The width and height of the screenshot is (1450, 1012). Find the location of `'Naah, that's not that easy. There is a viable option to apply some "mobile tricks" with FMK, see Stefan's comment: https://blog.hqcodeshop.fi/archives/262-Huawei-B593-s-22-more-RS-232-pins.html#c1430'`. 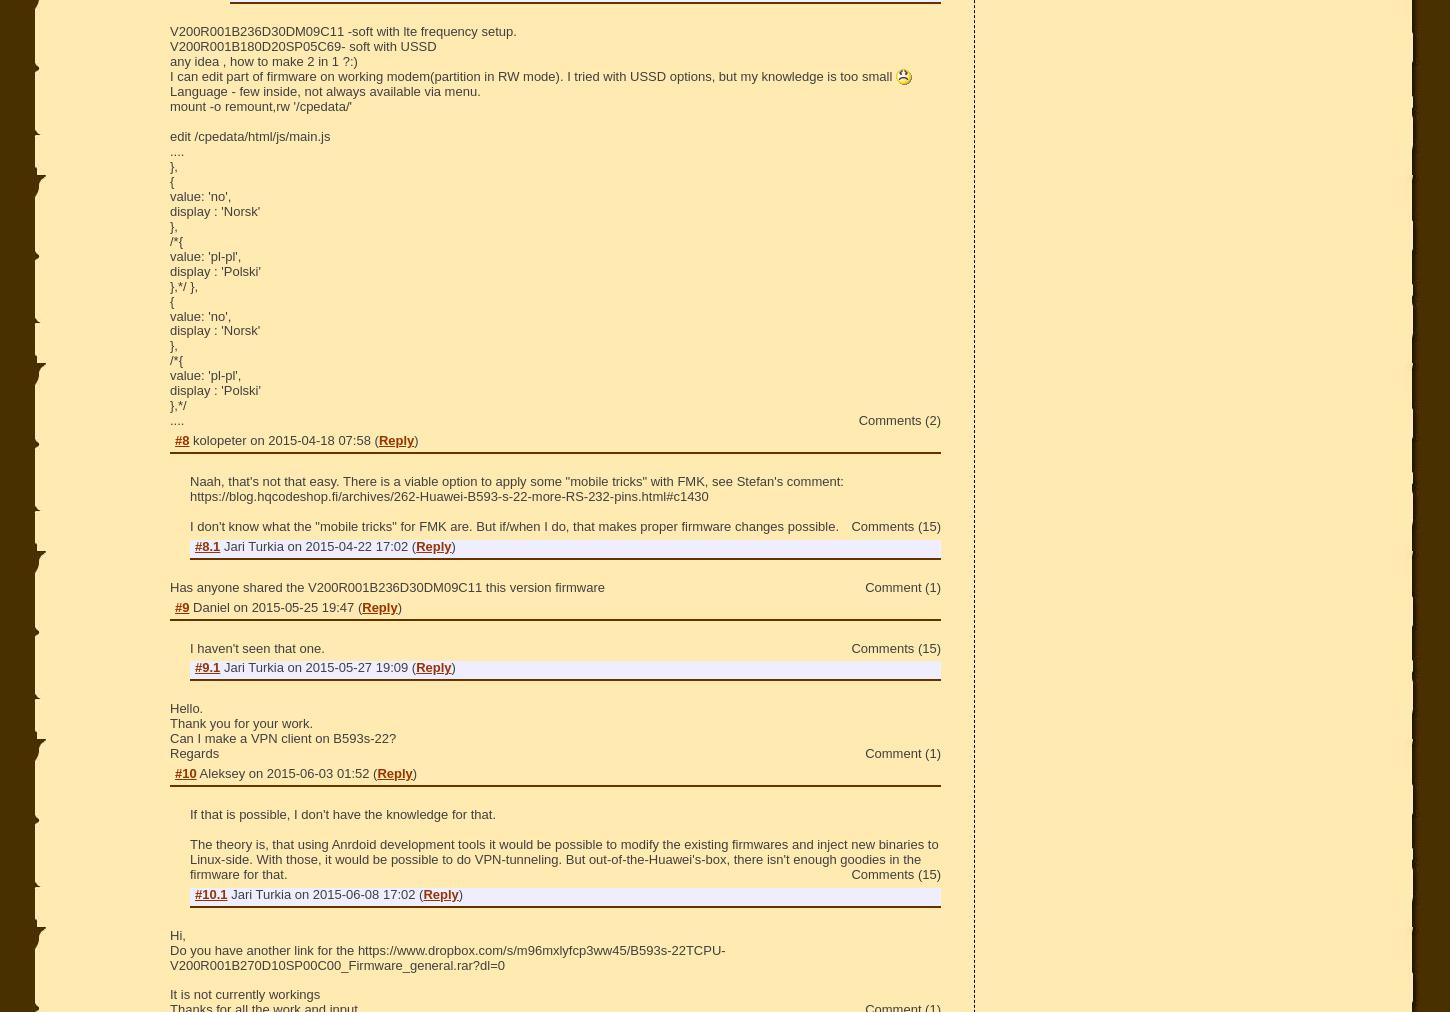

'Naah, that's not that easy. There is a viable option to apply some "mobile tricks" with FMK, see Stefan's comment: https://blog.hqcodeshop.fi/archives/262-Huawei-B593-s-22-more-RS-232-pins.html#c1430' is located at coordinates (516, 487).